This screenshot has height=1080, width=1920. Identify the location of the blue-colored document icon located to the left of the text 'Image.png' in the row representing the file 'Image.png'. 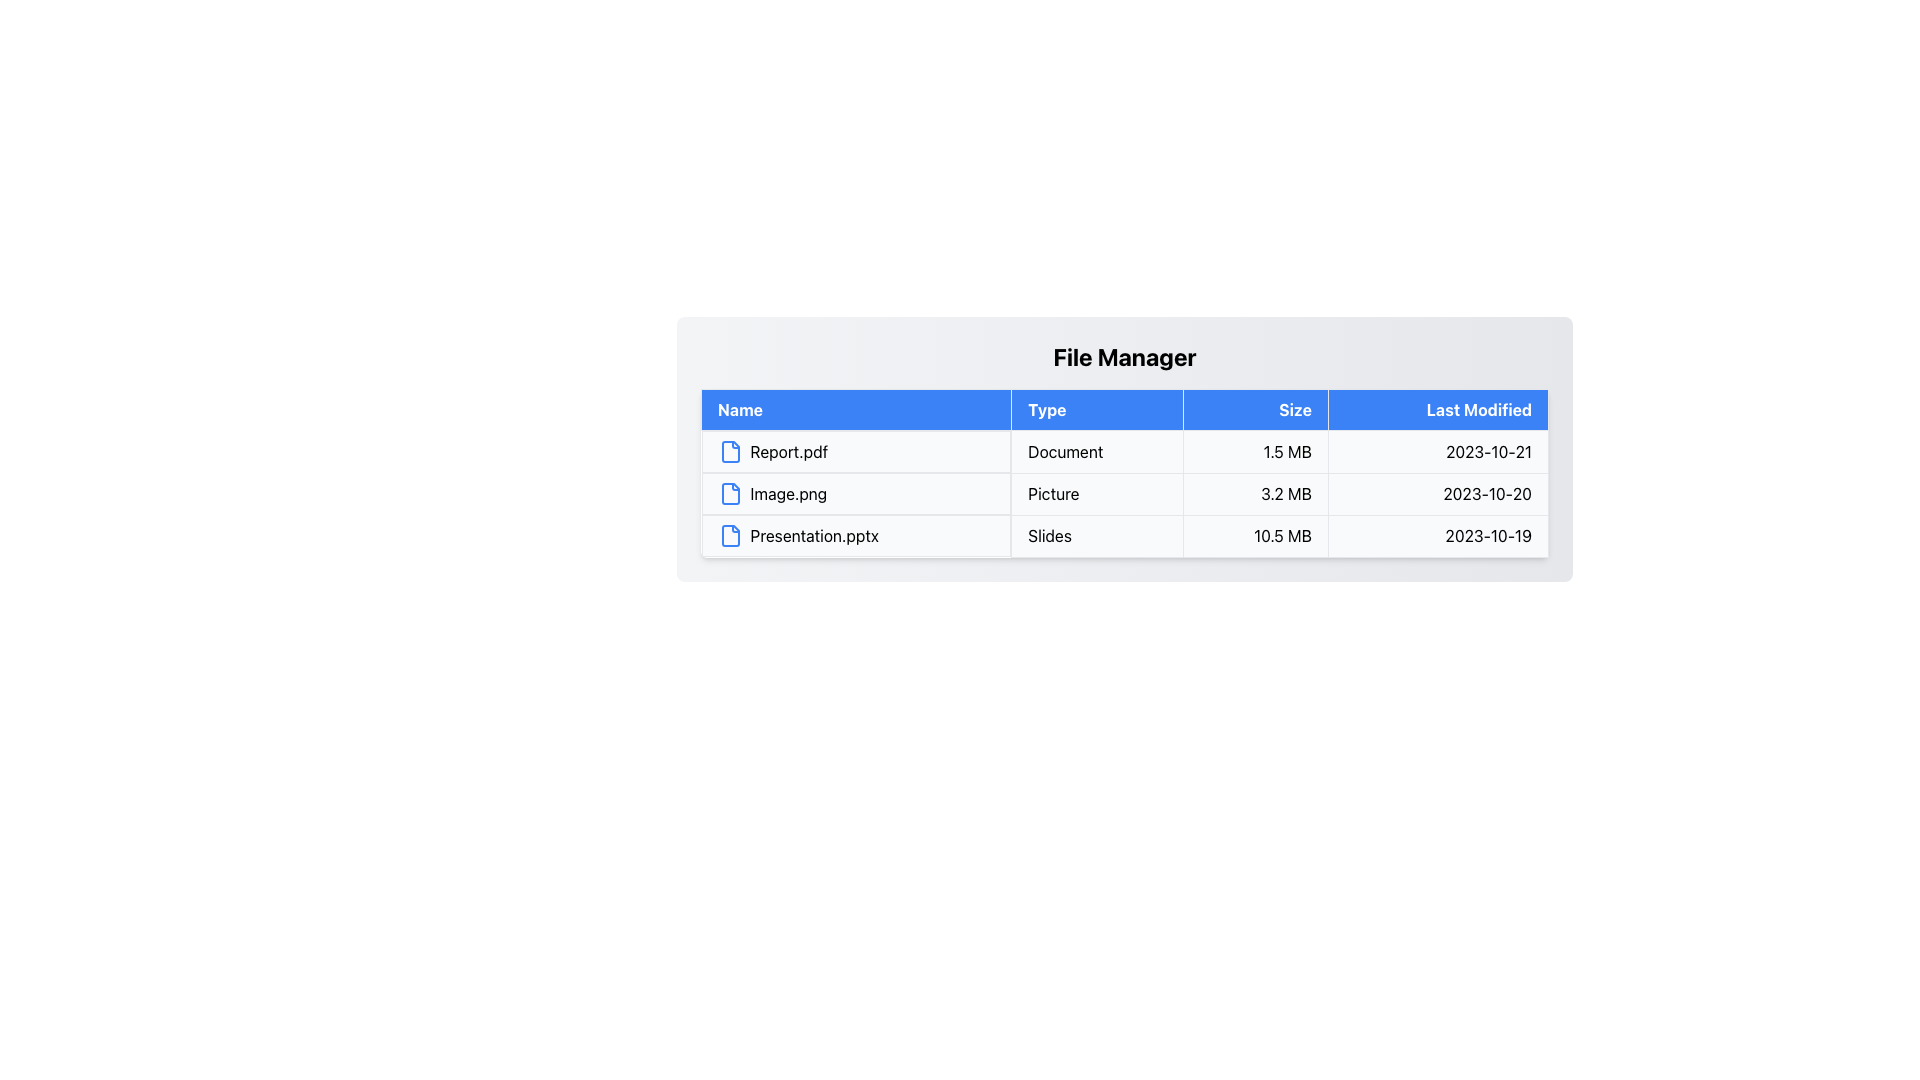
(729, 493).